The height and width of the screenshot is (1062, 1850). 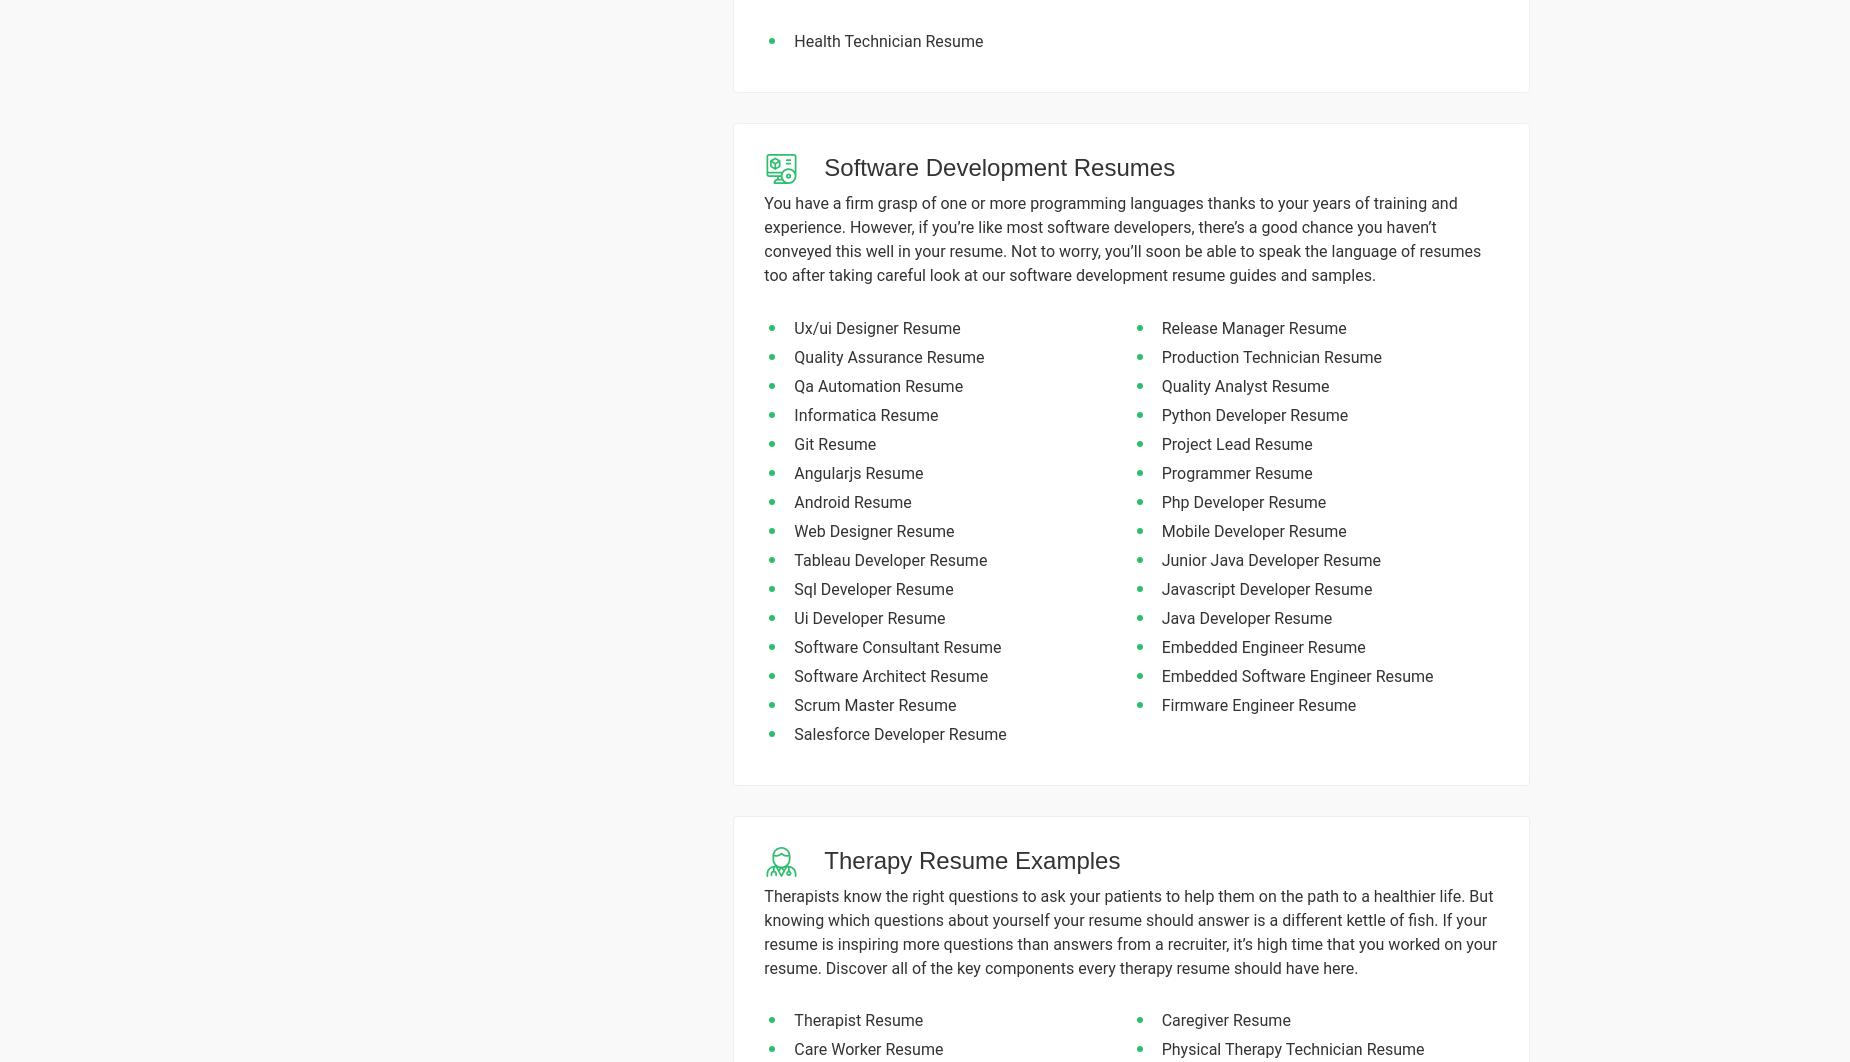 What do you see at coordinates (823, 166) in the screenshot?
I see `'Software Development Resumes'` at bounding box center [823, 166].